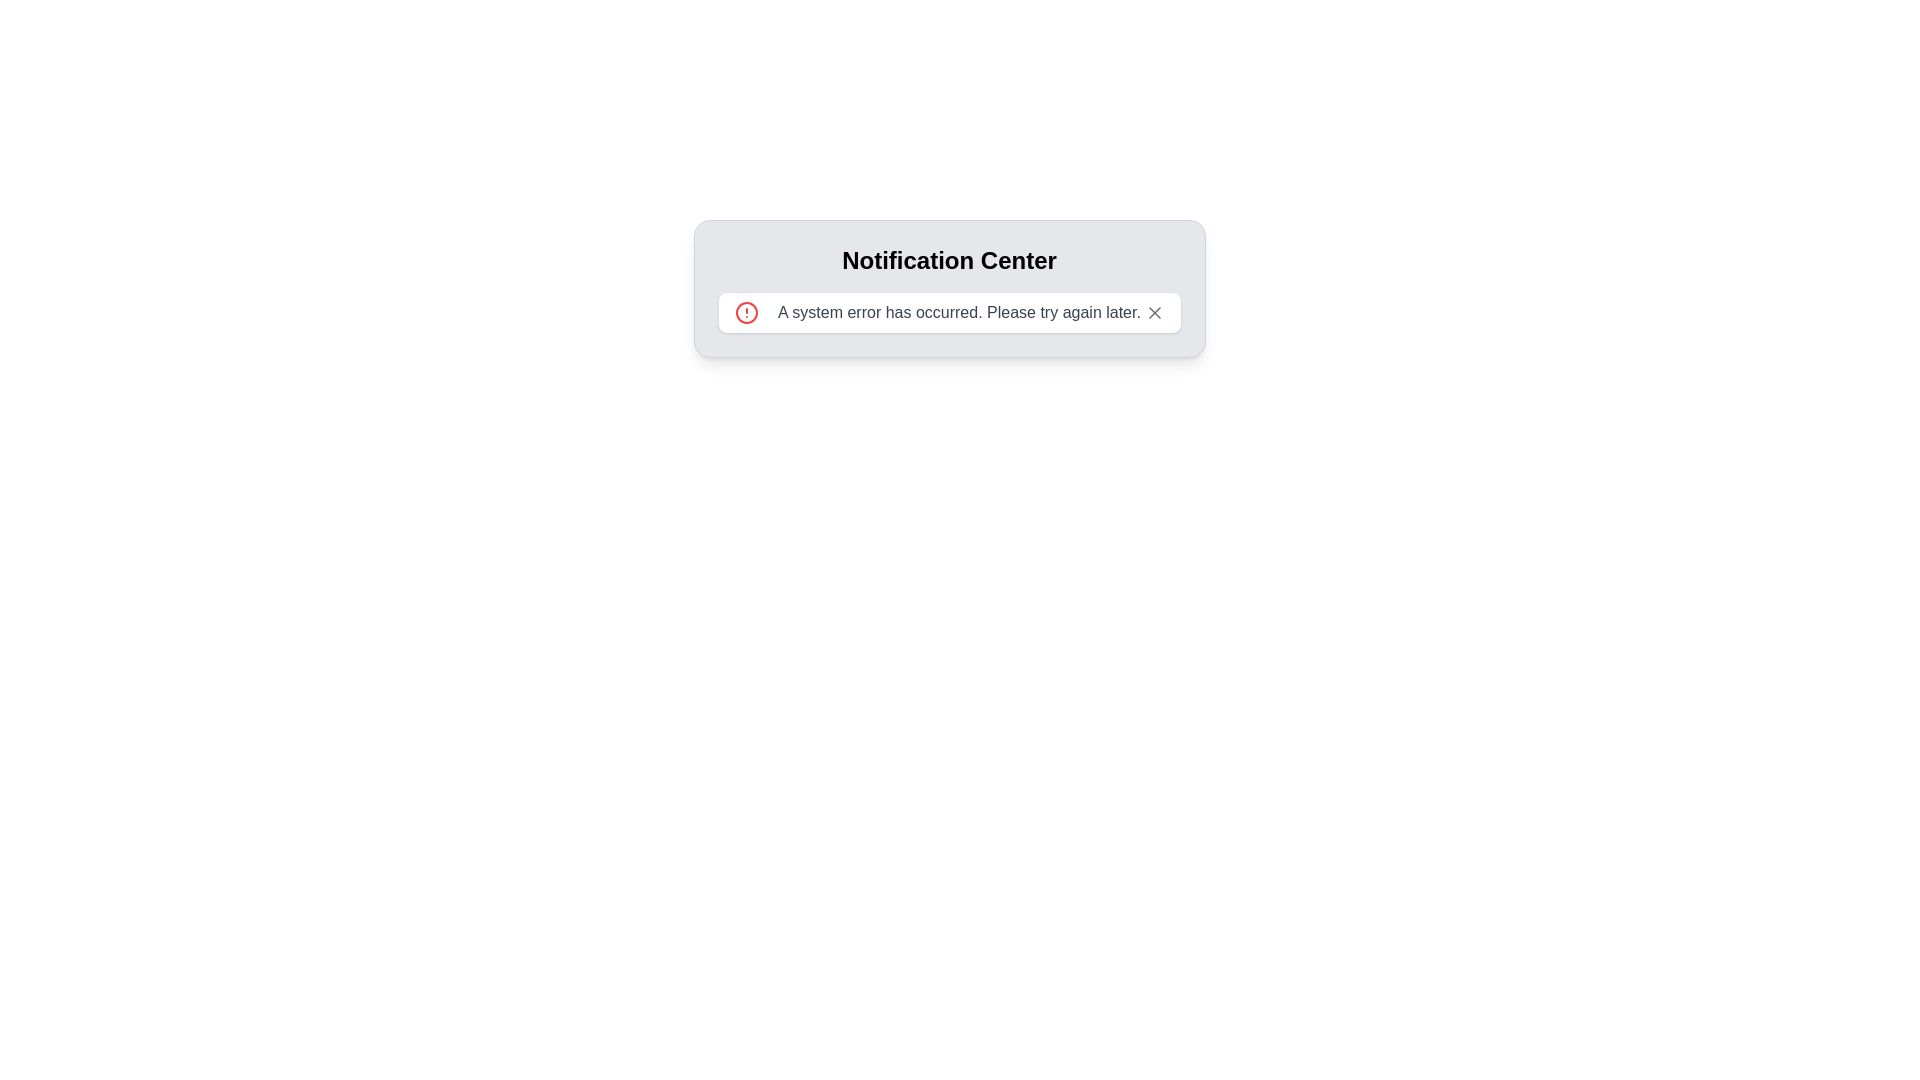 The height and width of the screenshot is (1080, 1920). Describe the element at coordinates (1154, 312) in the screenshot. I see `the cross icon, which is a graphic representation composed of two diagonal lines intersecting in the middle, located within the notification box at the end of the error message text` at that location.